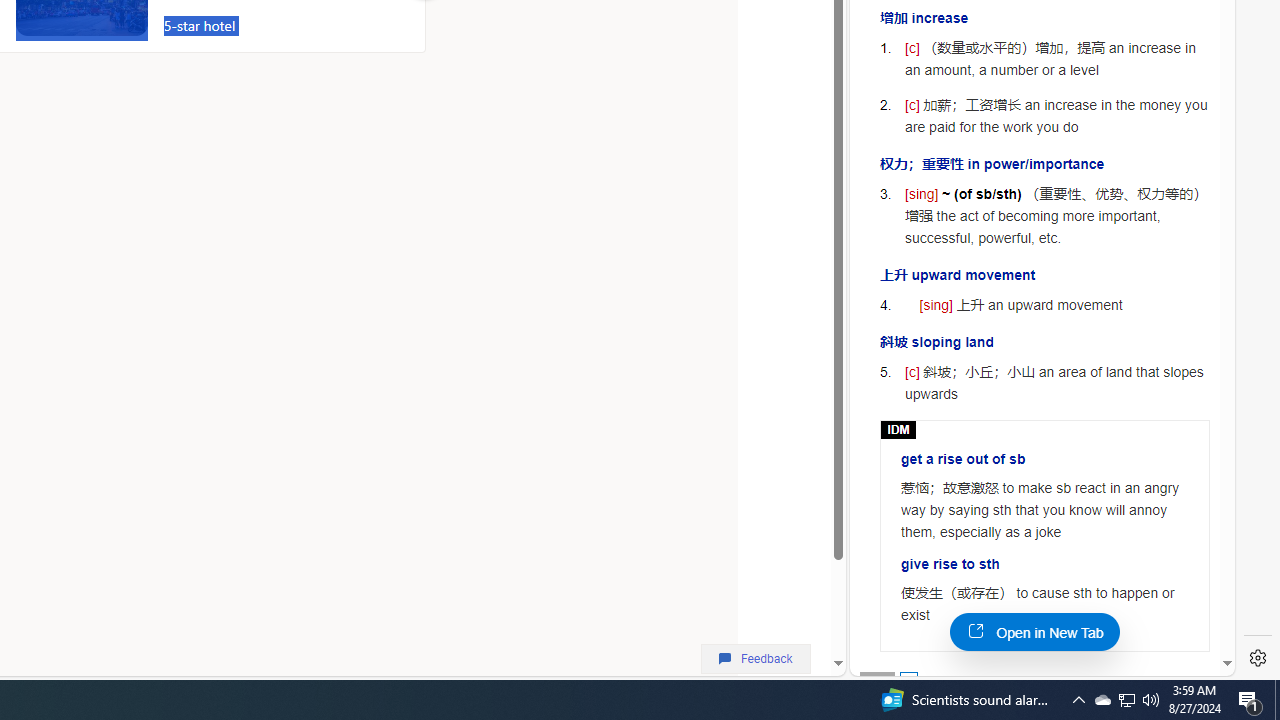 The height and width of the screenshot is (720, 1280). Describe the element at coordinates (907, 679) in the screenshot. I see `'AutomationID: posbtn_1'` at that location.